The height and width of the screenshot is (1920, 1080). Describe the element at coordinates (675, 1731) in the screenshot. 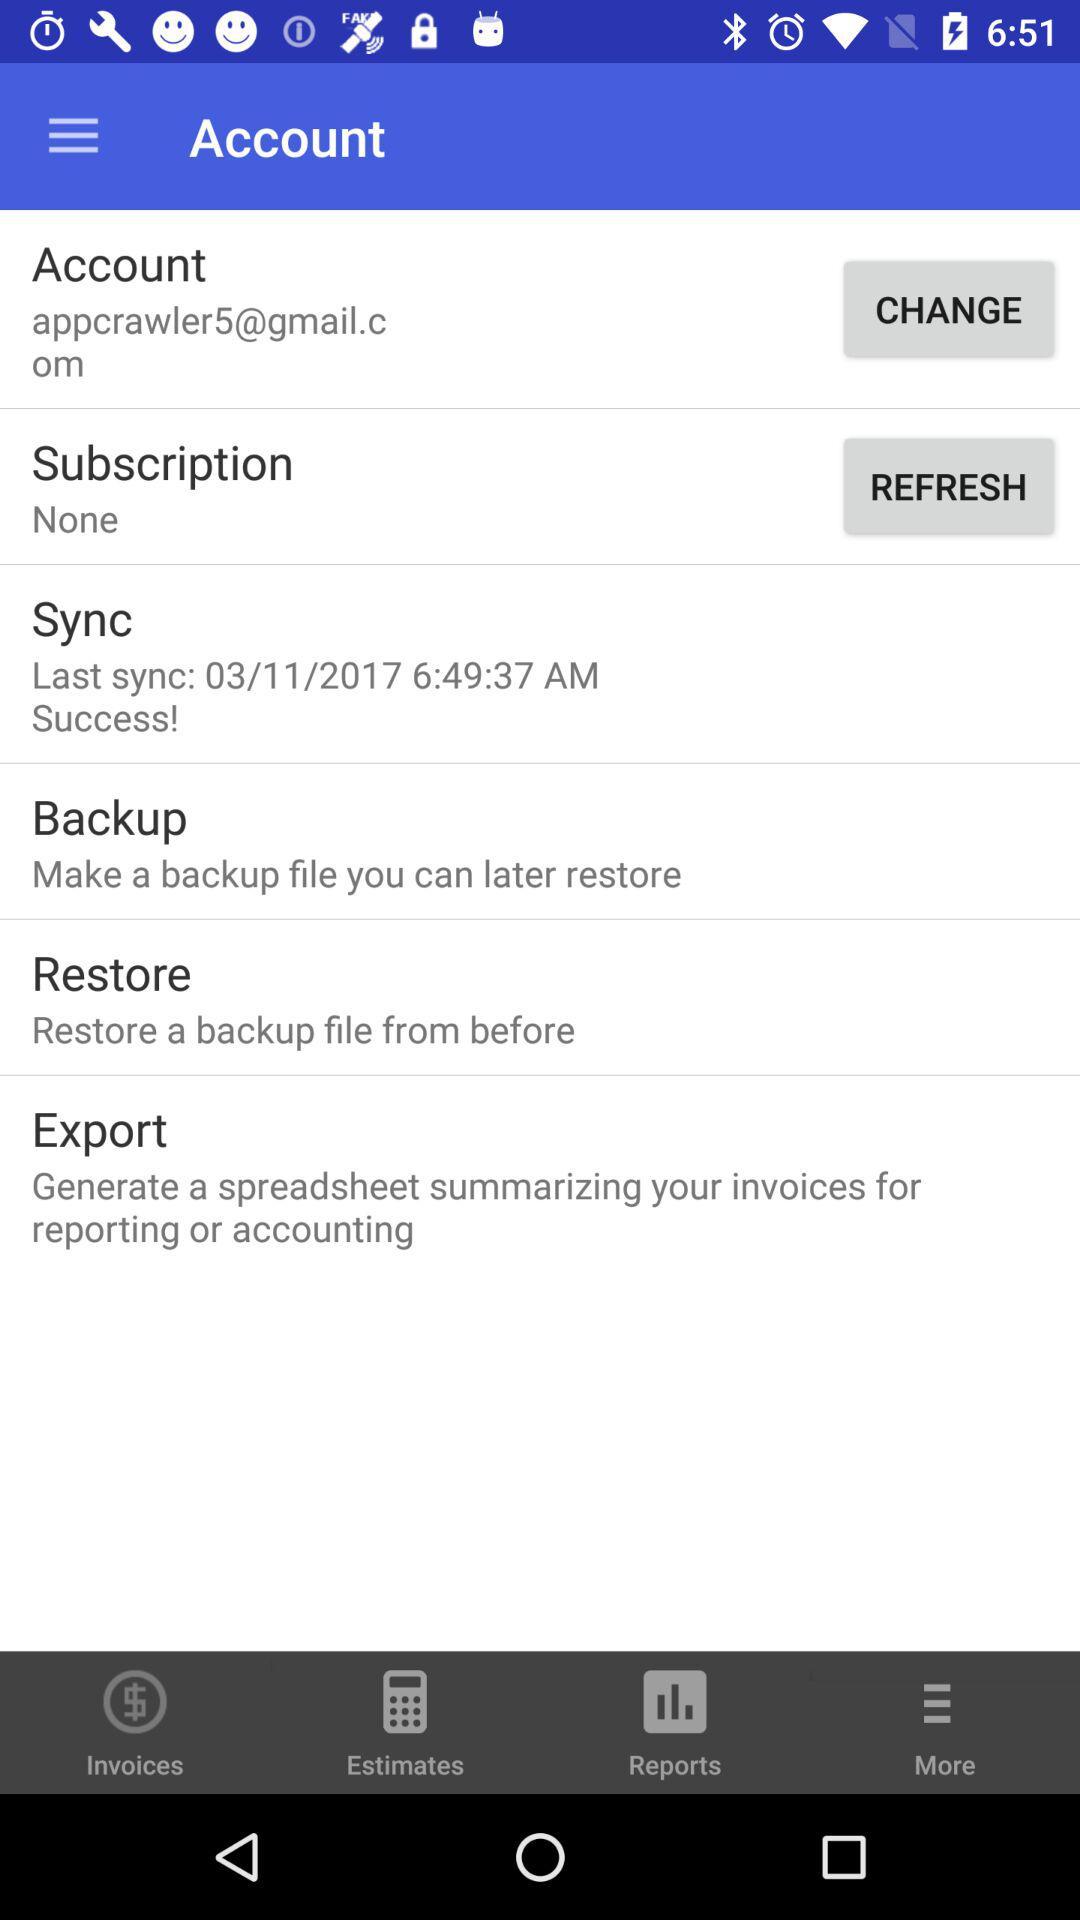

I see `the item to the left of the more icon` at that location.